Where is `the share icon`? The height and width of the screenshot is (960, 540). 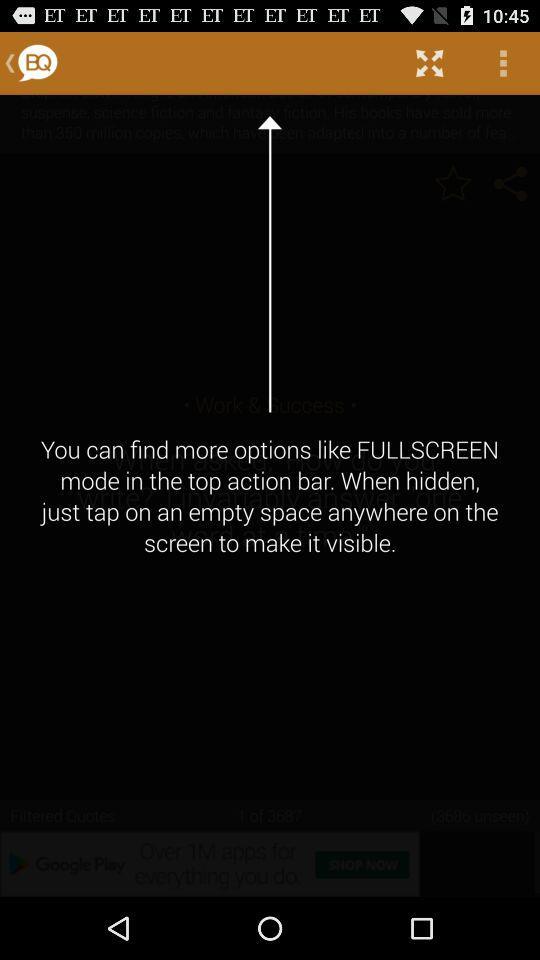 the share icon is located at coordinates (511, 195).